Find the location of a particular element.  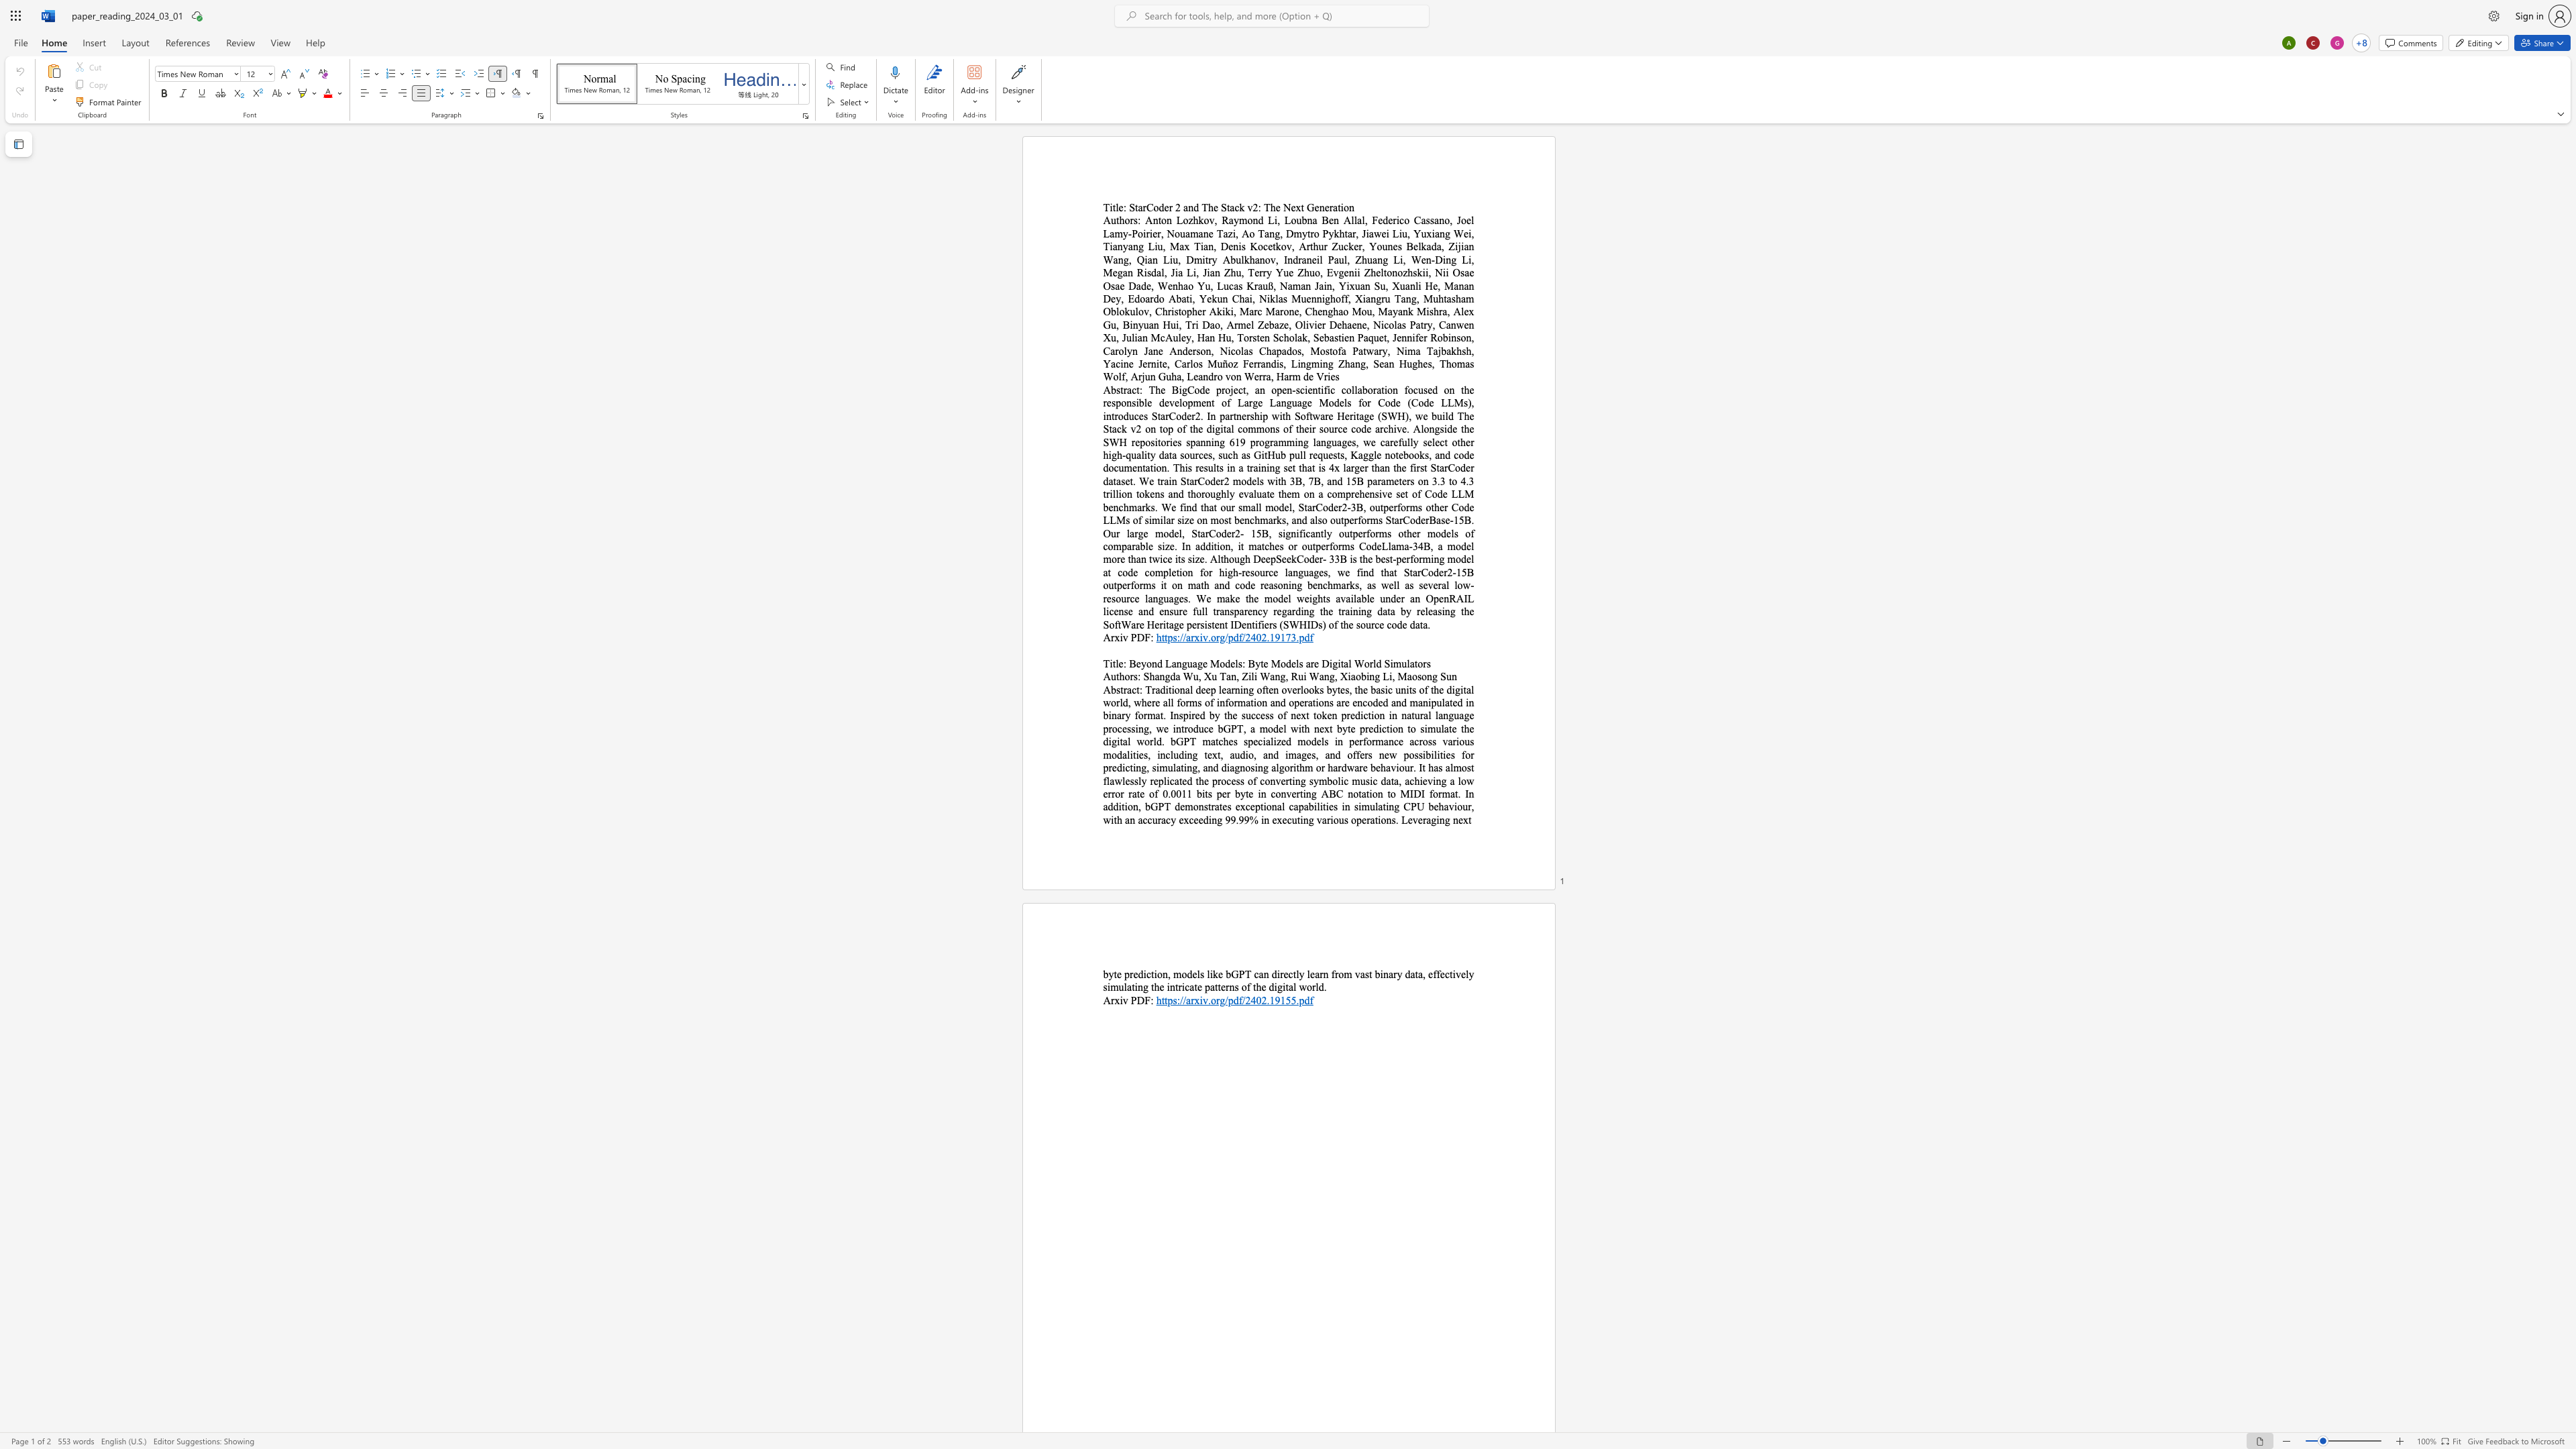

the space between the continuous character "." and "p" in the text is located at coordinates (1299, 636).